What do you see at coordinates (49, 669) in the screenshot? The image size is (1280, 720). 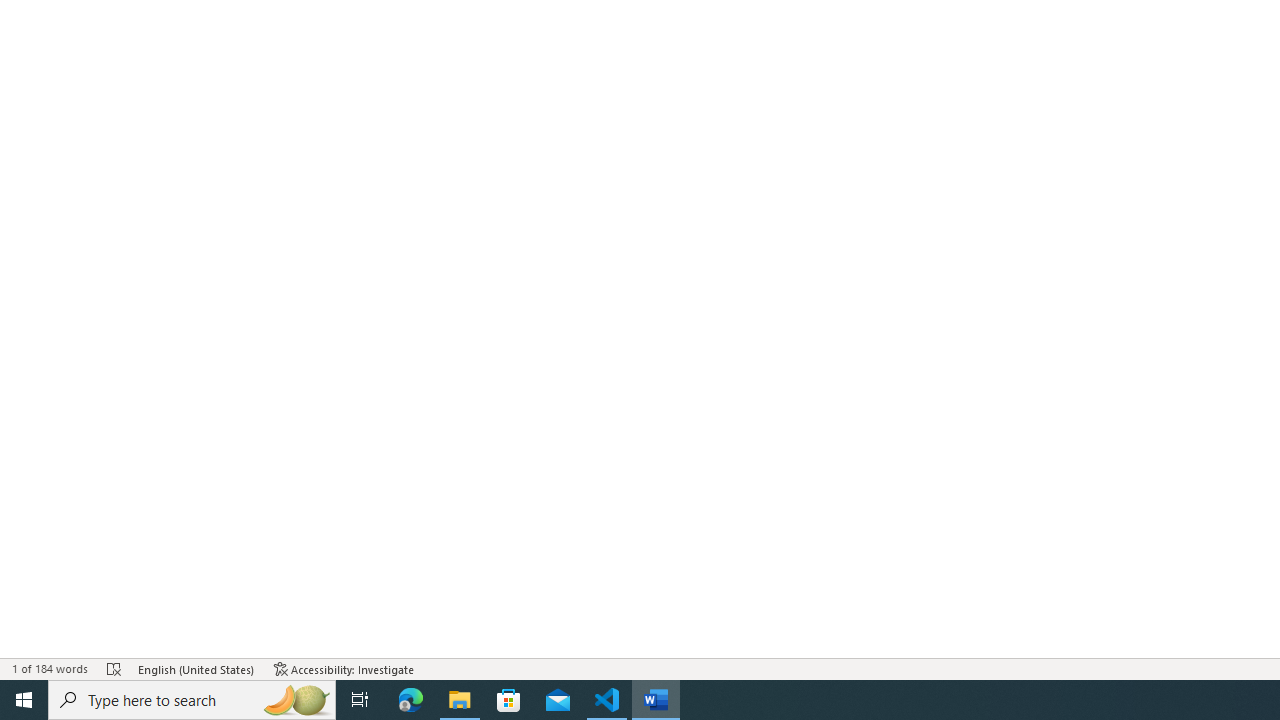 I see `'Word Count 1 of 184 words'` at bounding box center [49, 669].